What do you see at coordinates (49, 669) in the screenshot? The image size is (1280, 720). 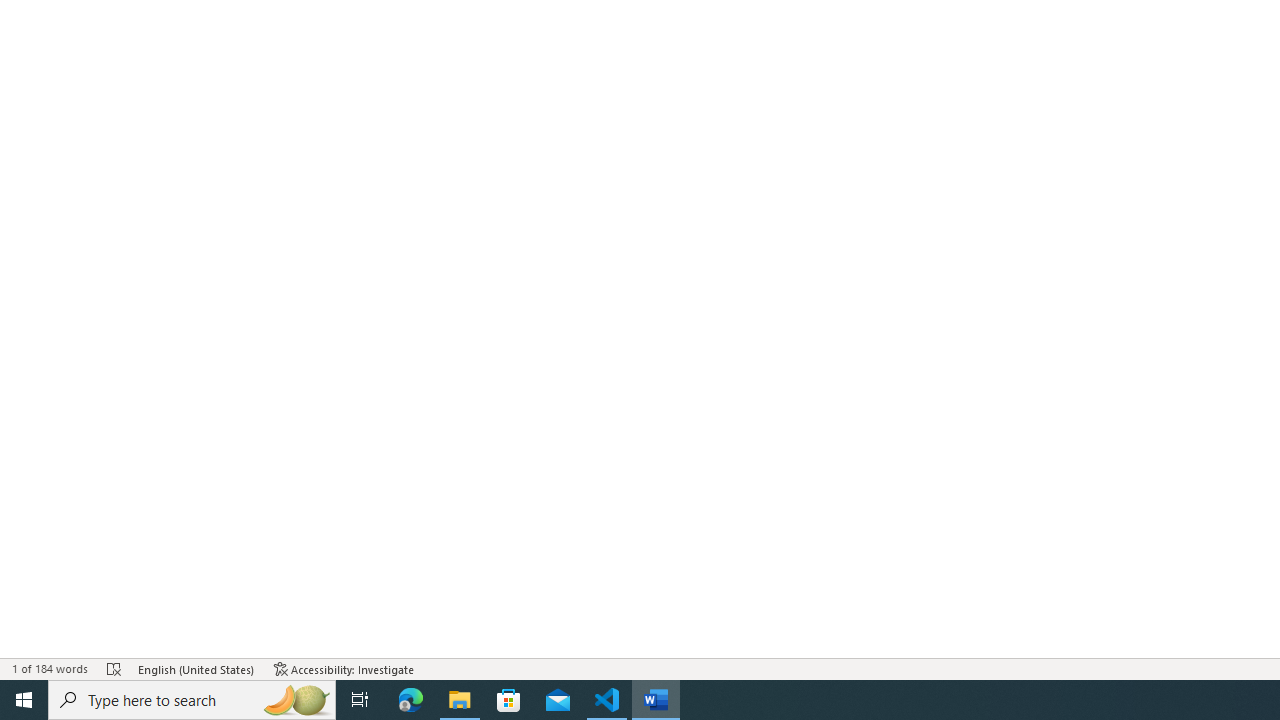 I see `'Word Count 1 of 184 words'` at bounding box center [49, 669].